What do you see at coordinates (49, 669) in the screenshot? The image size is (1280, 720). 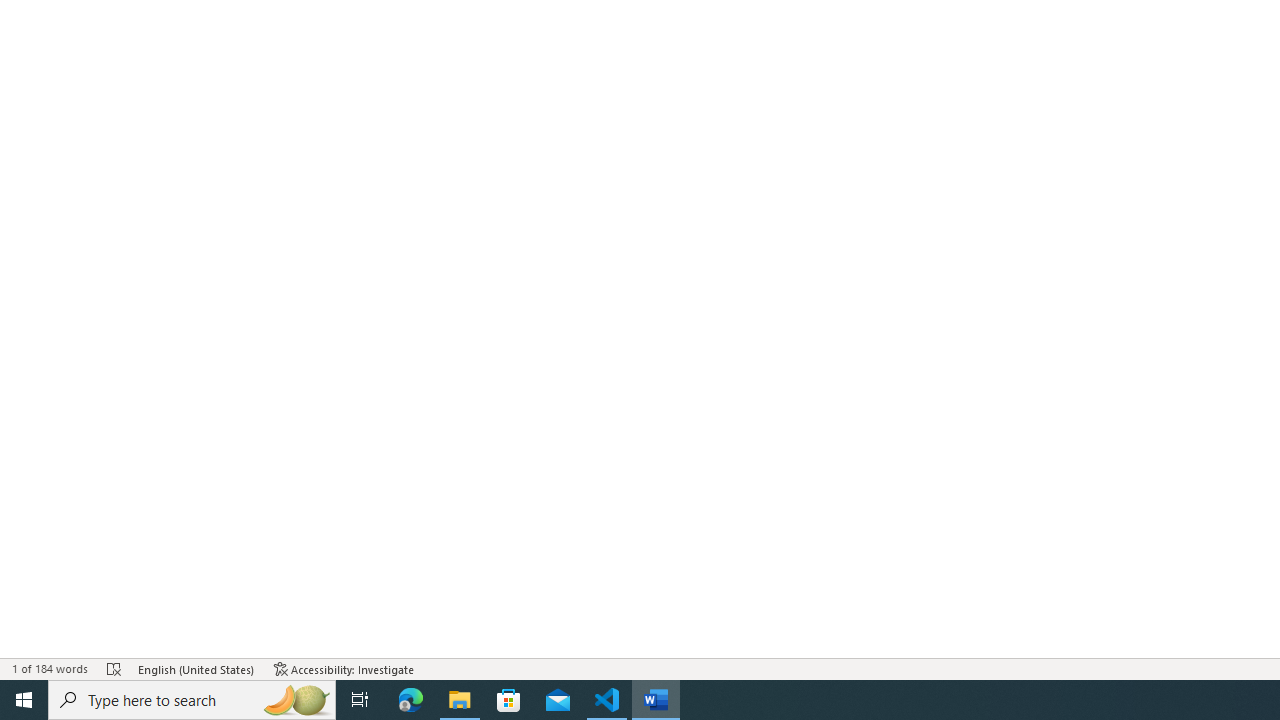 I see `'Word Count 1 of 184 words'` at bounding box center [49, 669].